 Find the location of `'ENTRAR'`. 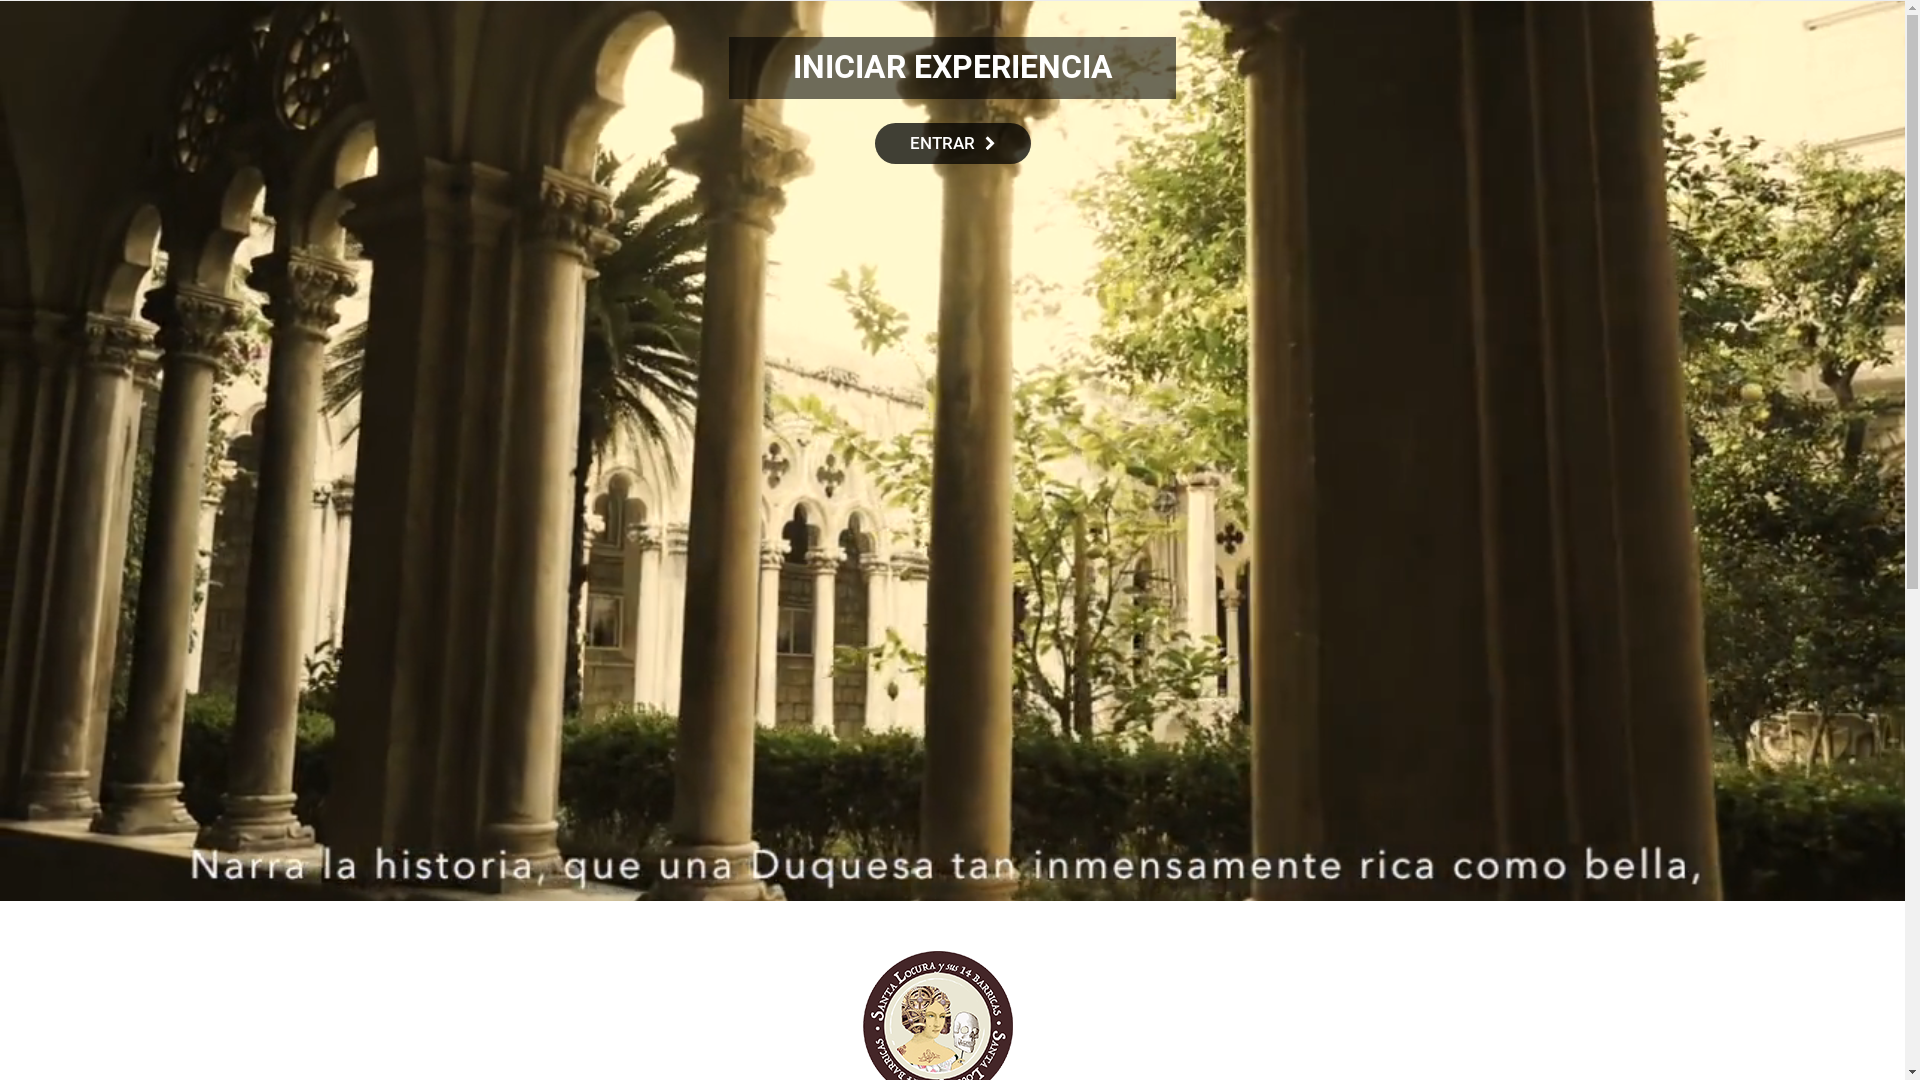

'ENTRAR' is located at coordinates (952, 142).